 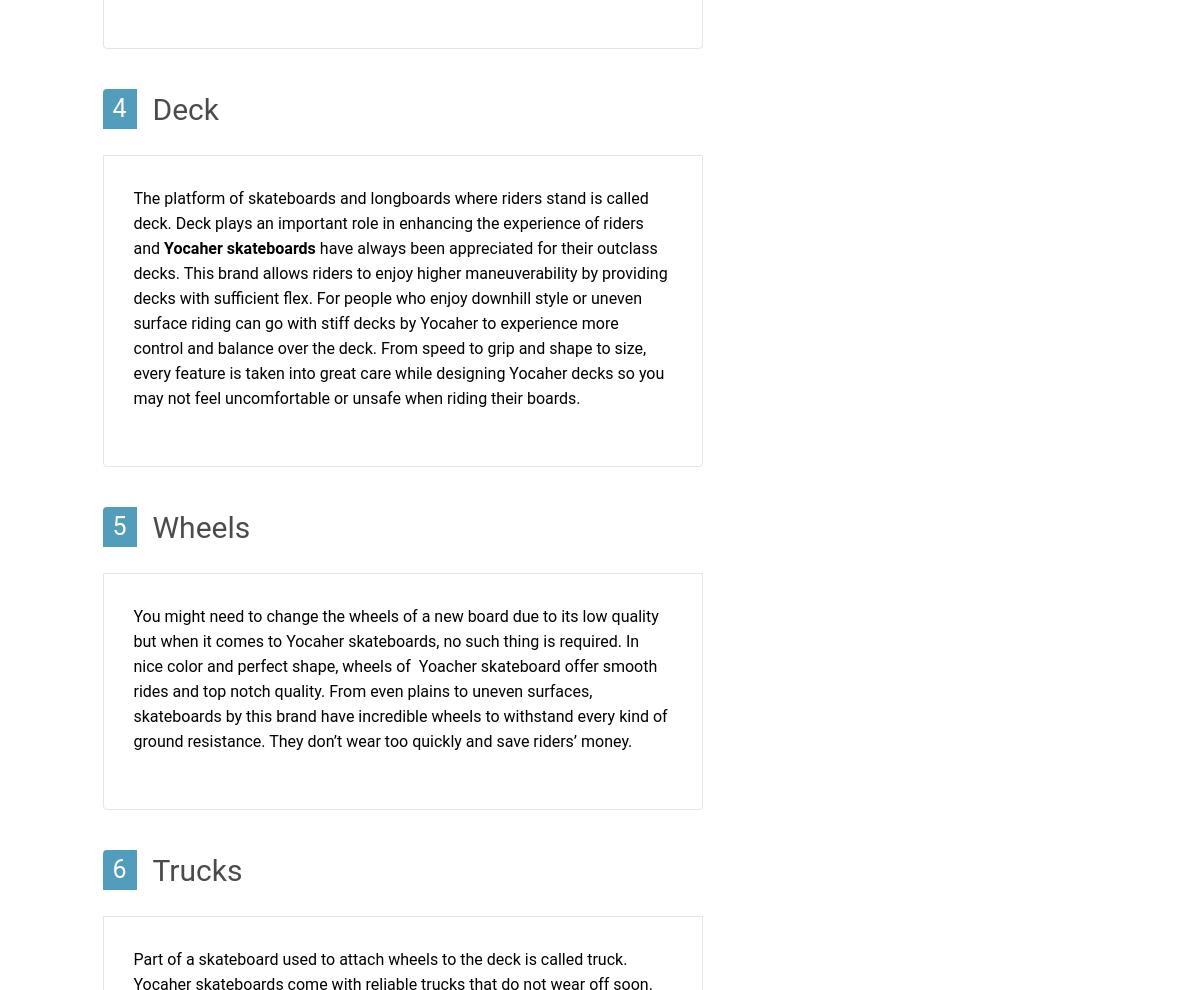 What do you see at coordinates (399, 679) in the screenshot?
I see `'You might need to change the wheels of a new board due to its low quality but when it comes to Yocaher skateboards, no such thing is required. In nice color and perfect shape, wheels of  Yoacher skateboard offer smooth rides and top notch quality. From even plains to uneven surfaces, skateboards by this brand have incredible wheels to withstand every kind of ground resistance. They don’t wear too quickly and save riders’ money.'` at bounding box center [399, 679].